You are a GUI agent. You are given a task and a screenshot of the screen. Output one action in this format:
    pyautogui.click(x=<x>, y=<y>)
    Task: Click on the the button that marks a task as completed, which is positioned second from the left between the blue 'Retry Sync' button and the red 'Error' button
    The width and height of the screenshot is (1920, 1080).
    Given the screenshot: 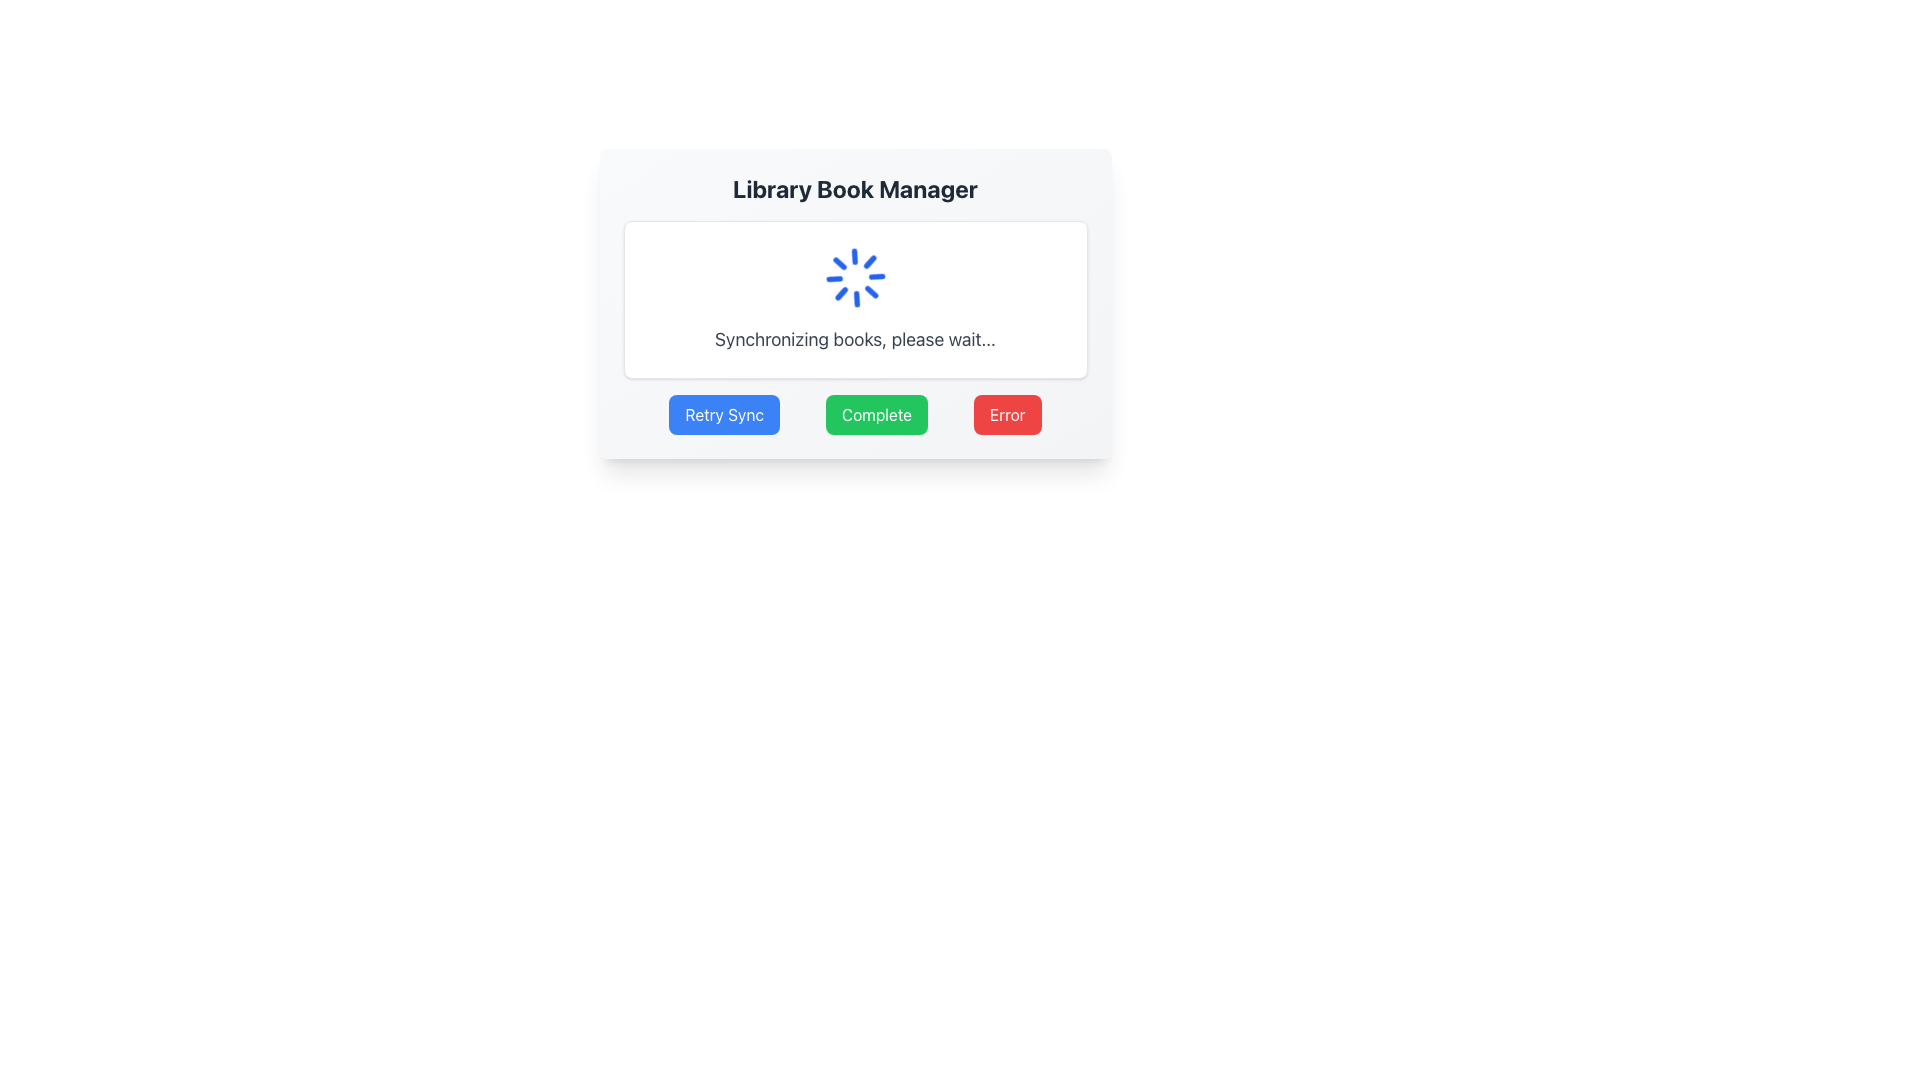 What is the action you would take?
    pyautogui.click(x=876, y=414)
    